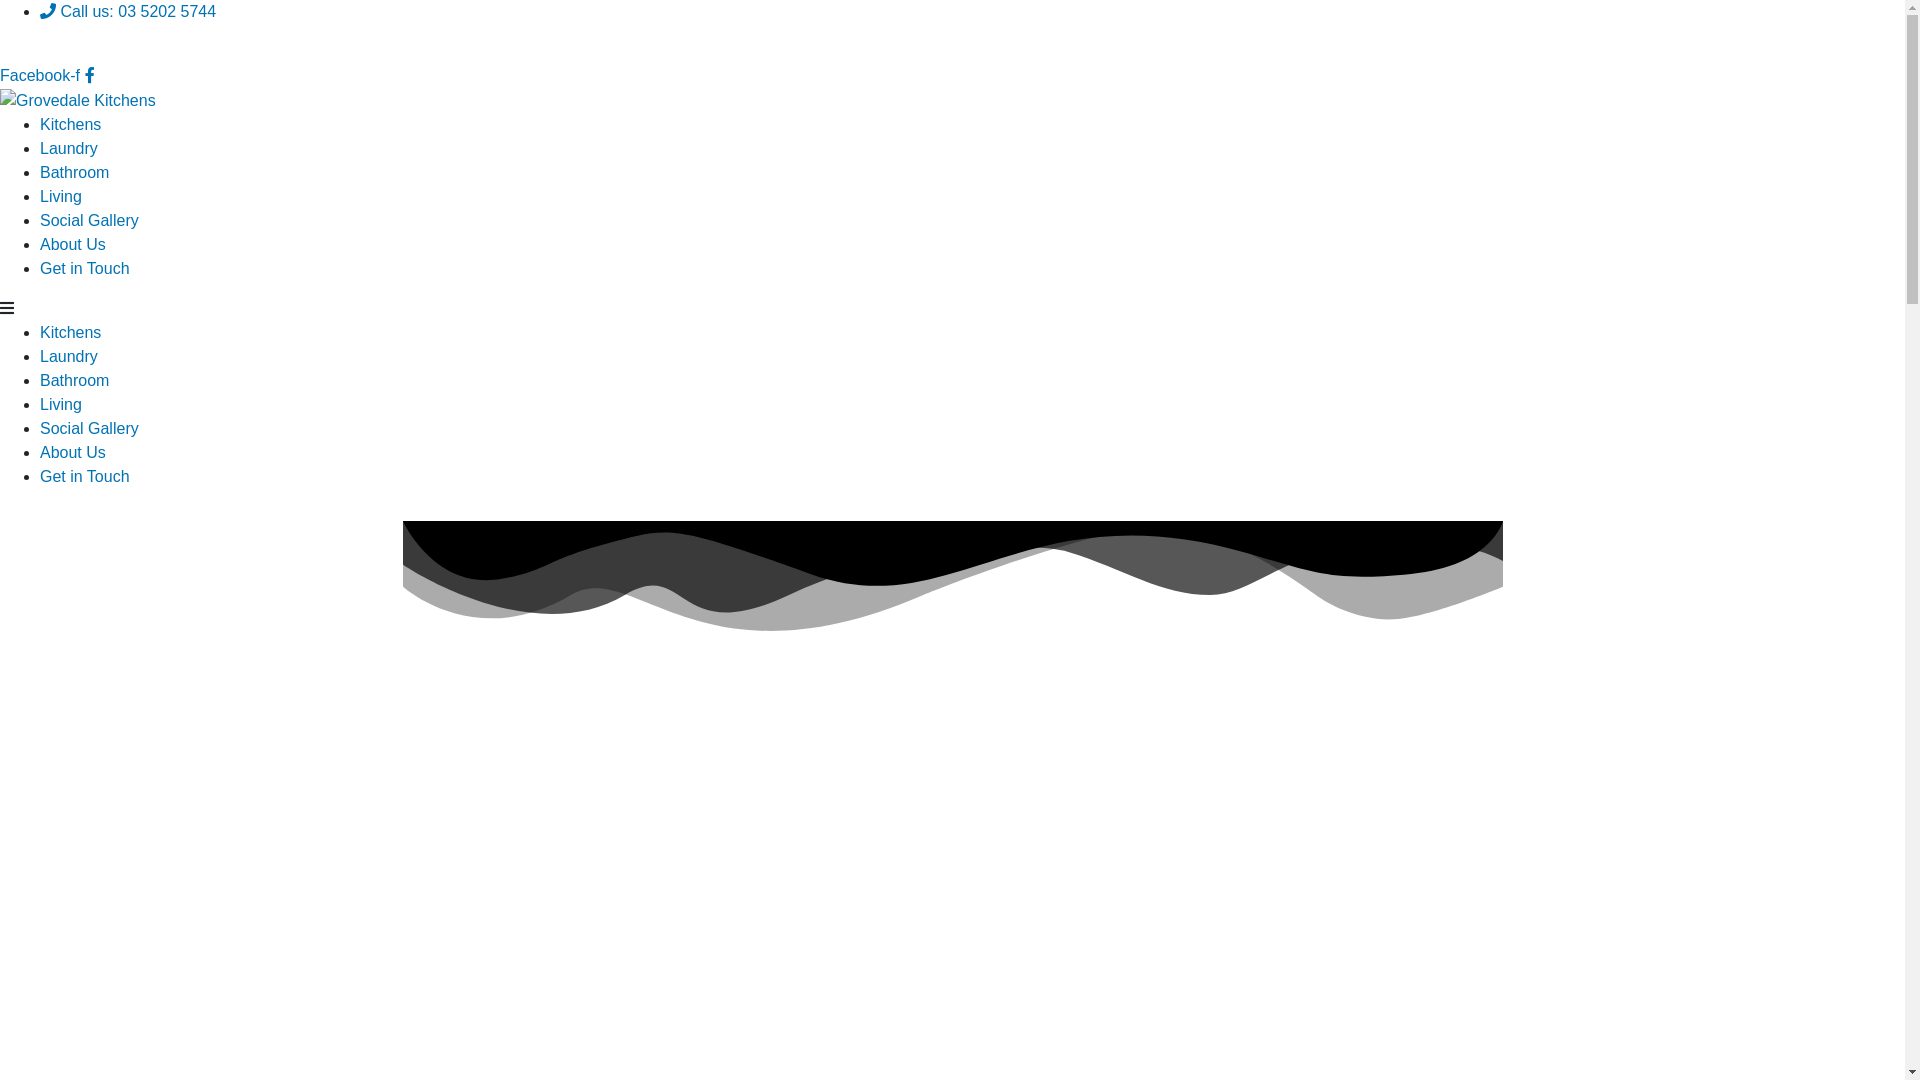 The height and width of the screenshot is (1080, 1920). Describe the element at coordinates (70, 124) in the screenshot. I see `'Kitchens'` at that location.